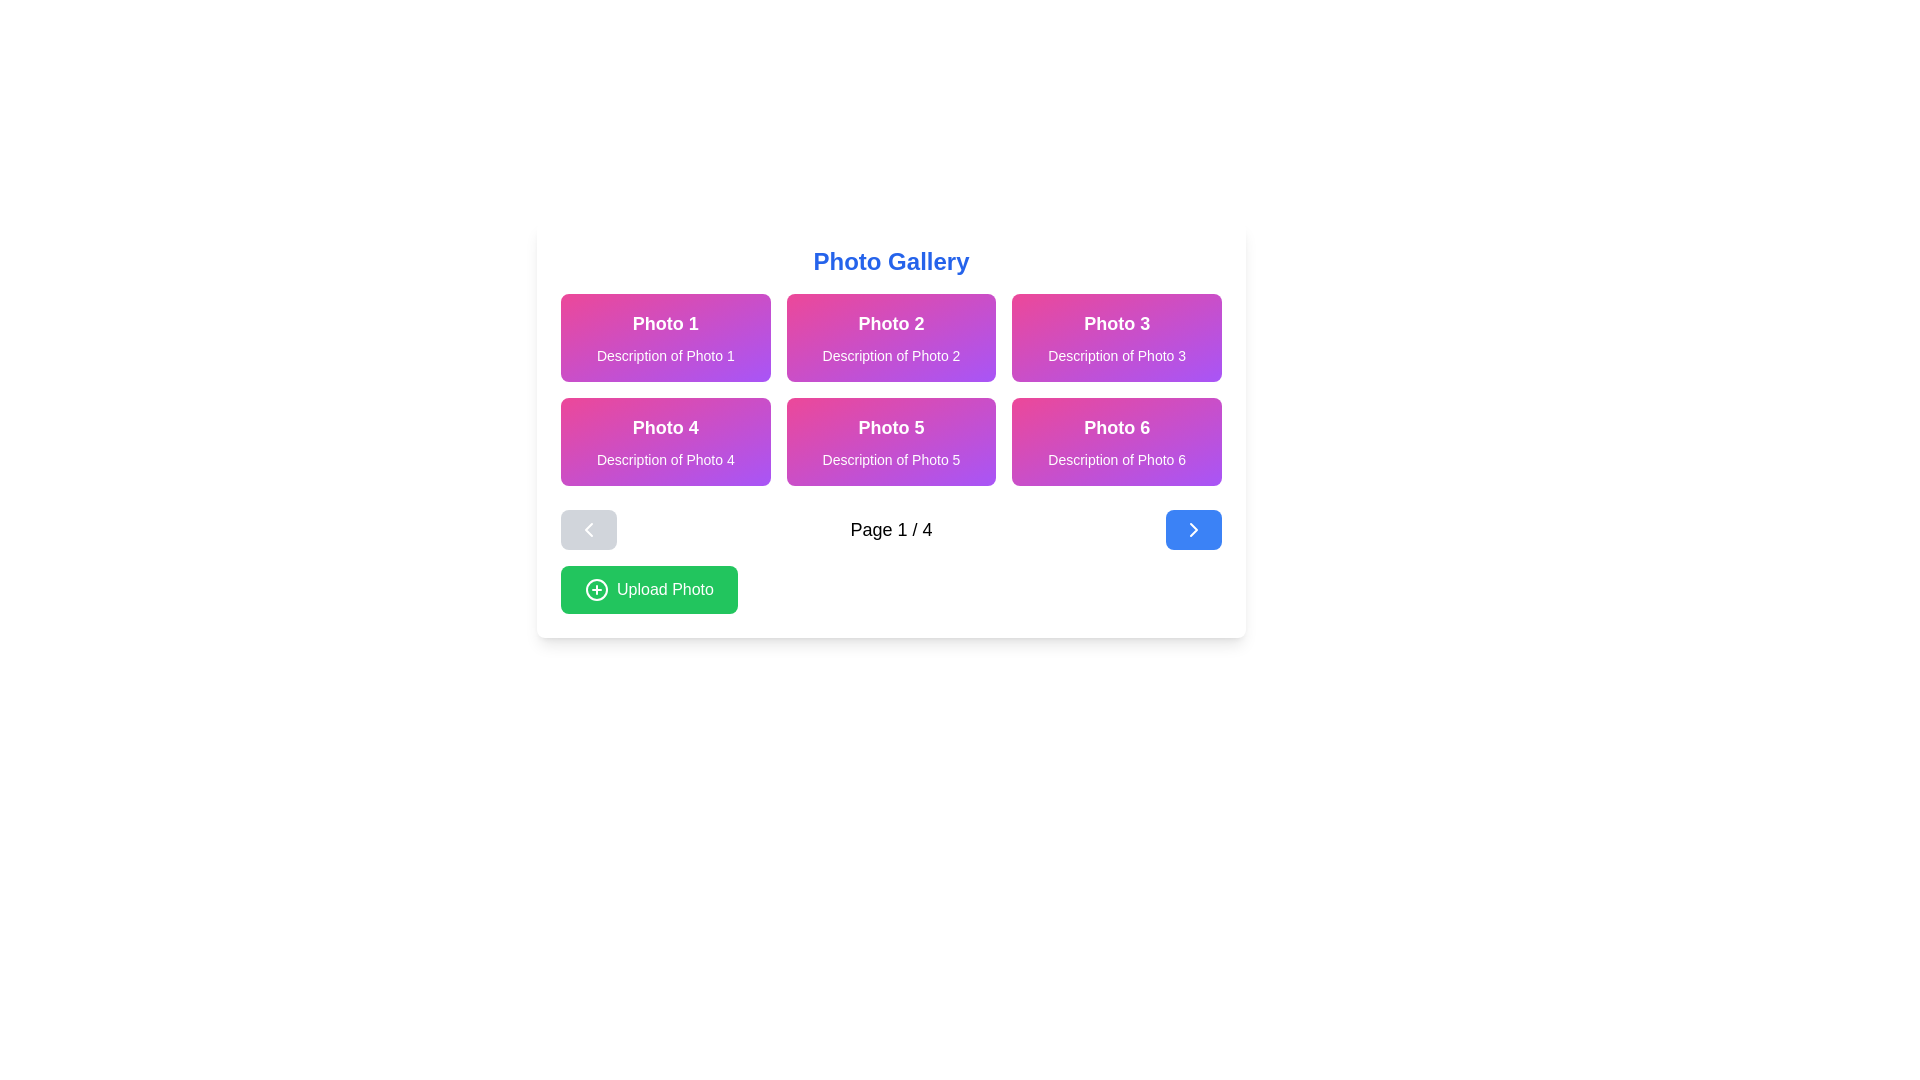 Image resolution: width=1920 pixels, height=1080 pixels. I want to click on the text label providing additional contextual information for 'Photo 2', located below the 'Photo 2' text in the second card of a three-by-two grid layout, so click(890, 354).